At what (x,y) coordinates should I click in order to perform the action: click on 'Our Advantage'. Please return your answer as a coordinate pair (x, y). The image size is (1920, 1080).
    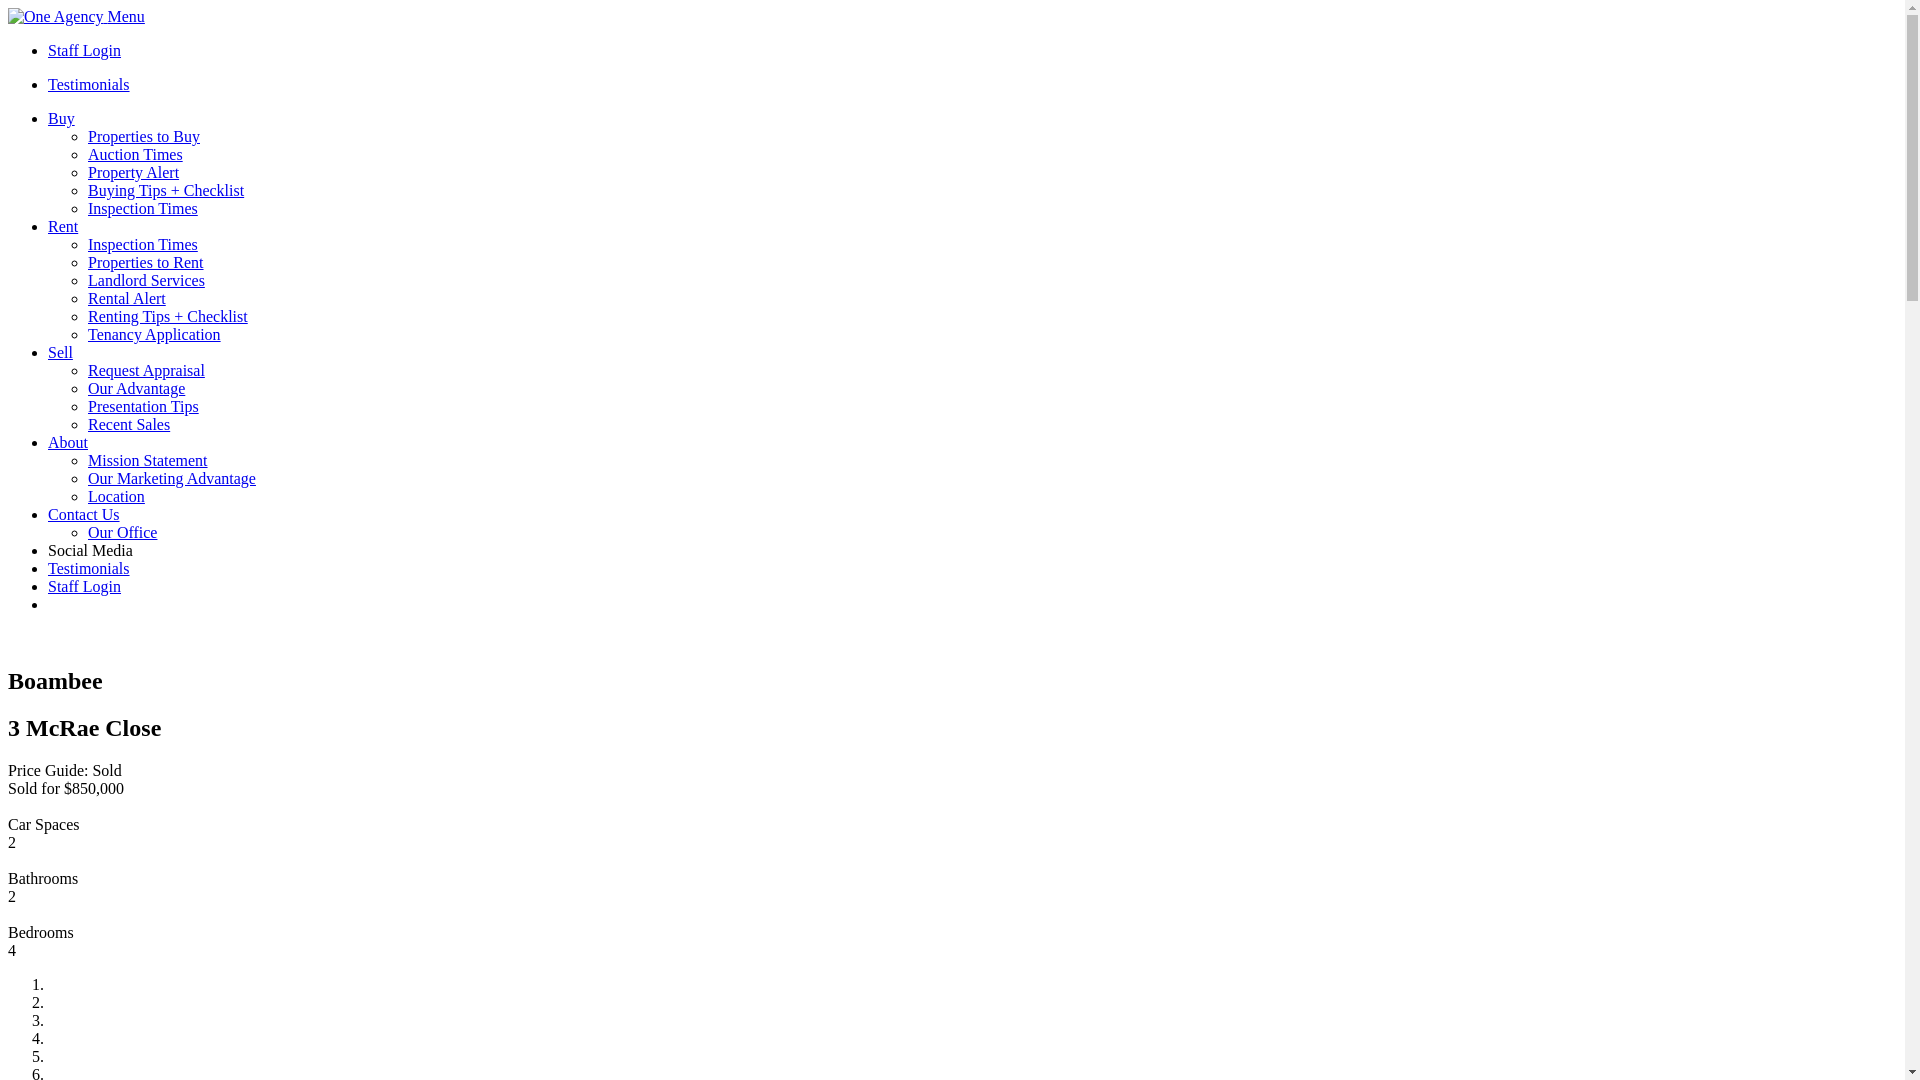
    Looking at the image, I should click on (86, 388).